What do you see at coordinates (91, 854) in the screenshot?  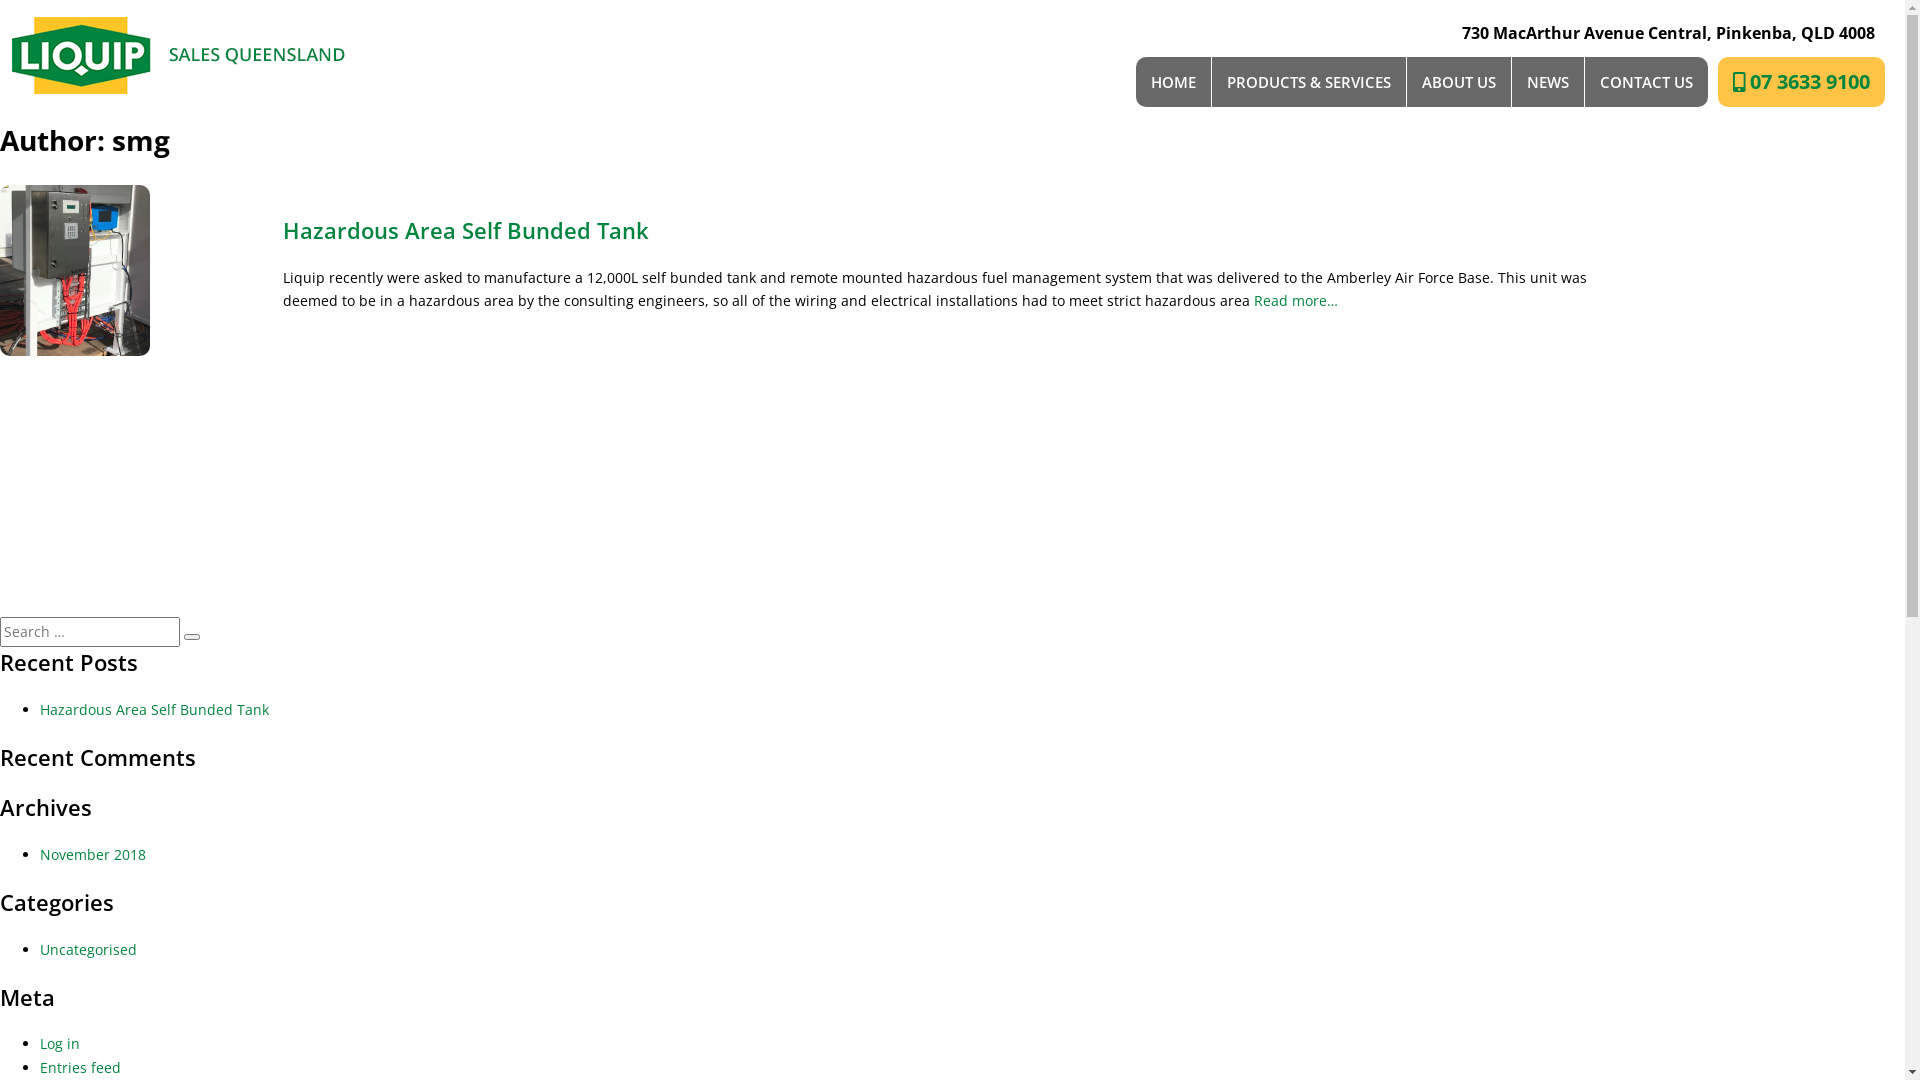 I see `'November 2018'` at bounding box center [91, 854].